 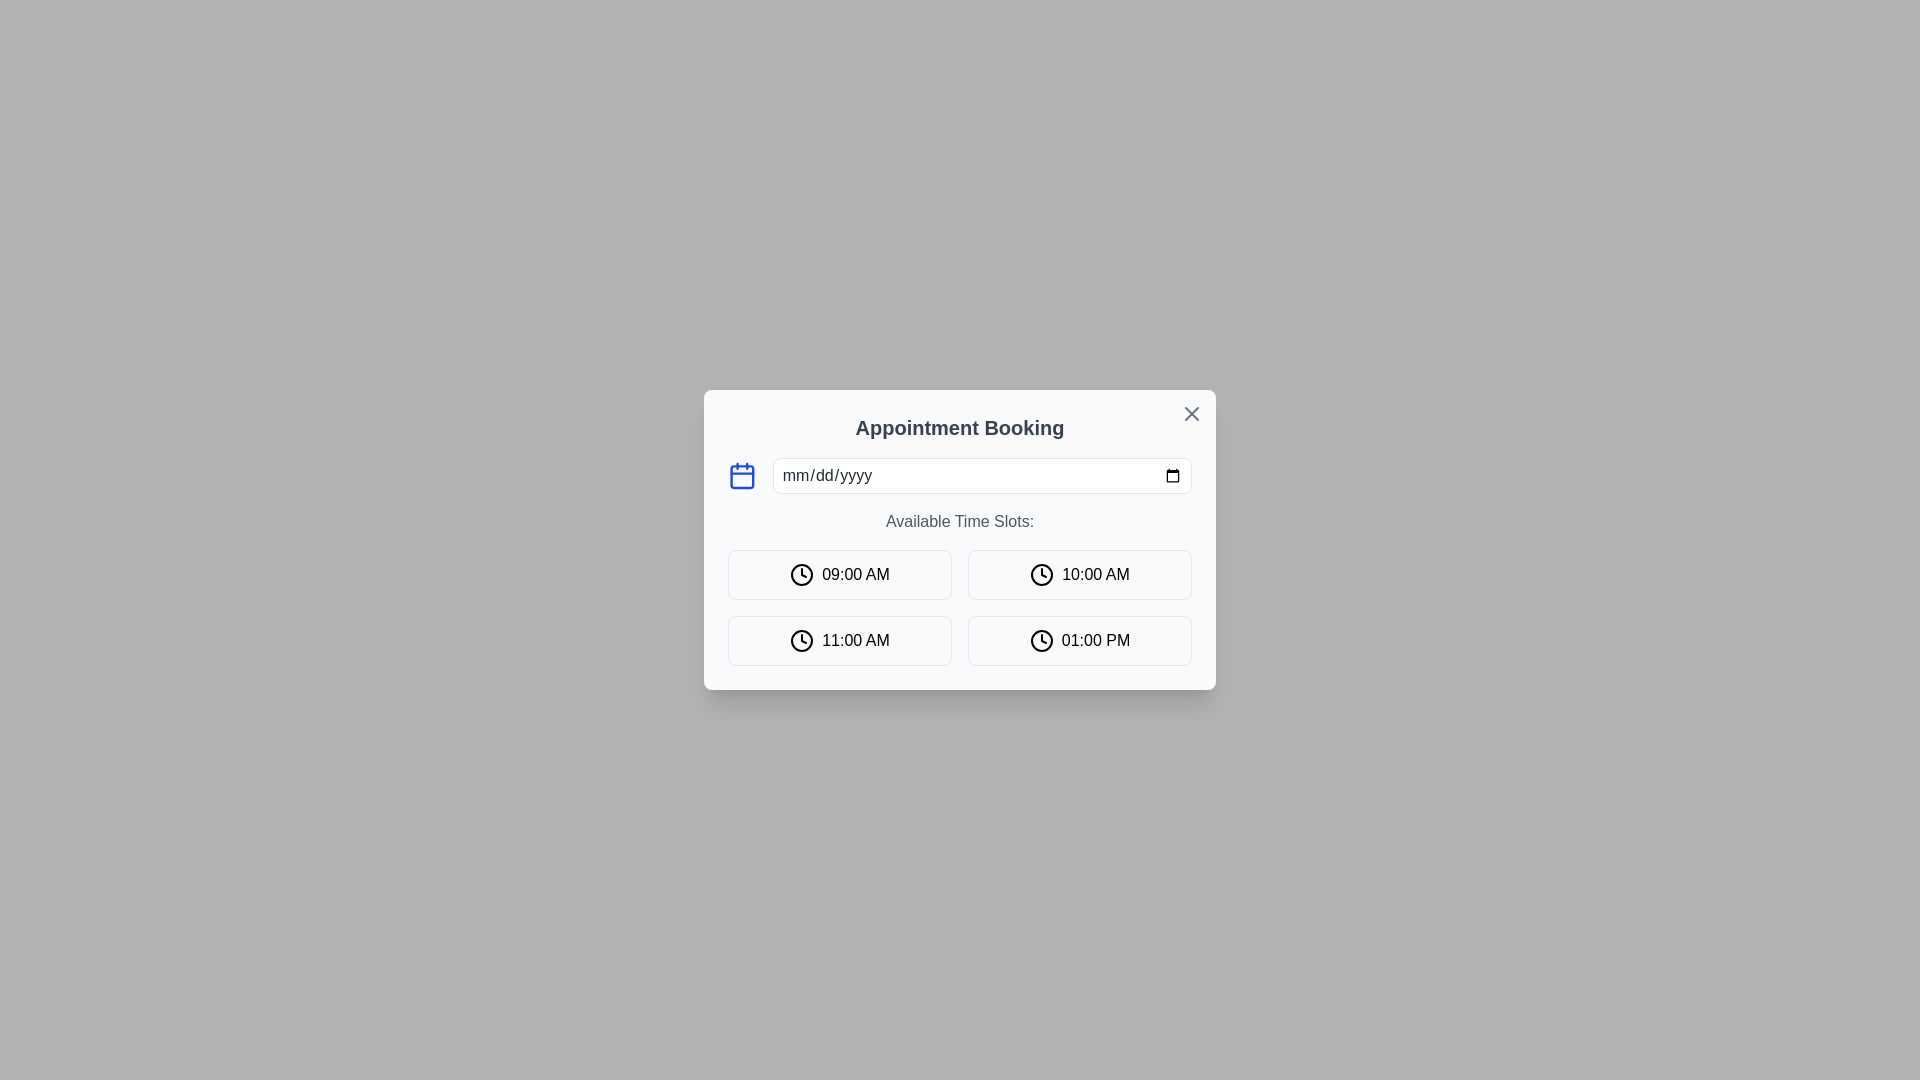 I want to click on the clock icon located within the '09:00 AM' time slot card in the appointment booking interface for visual reference, so click(x=802, y=574).